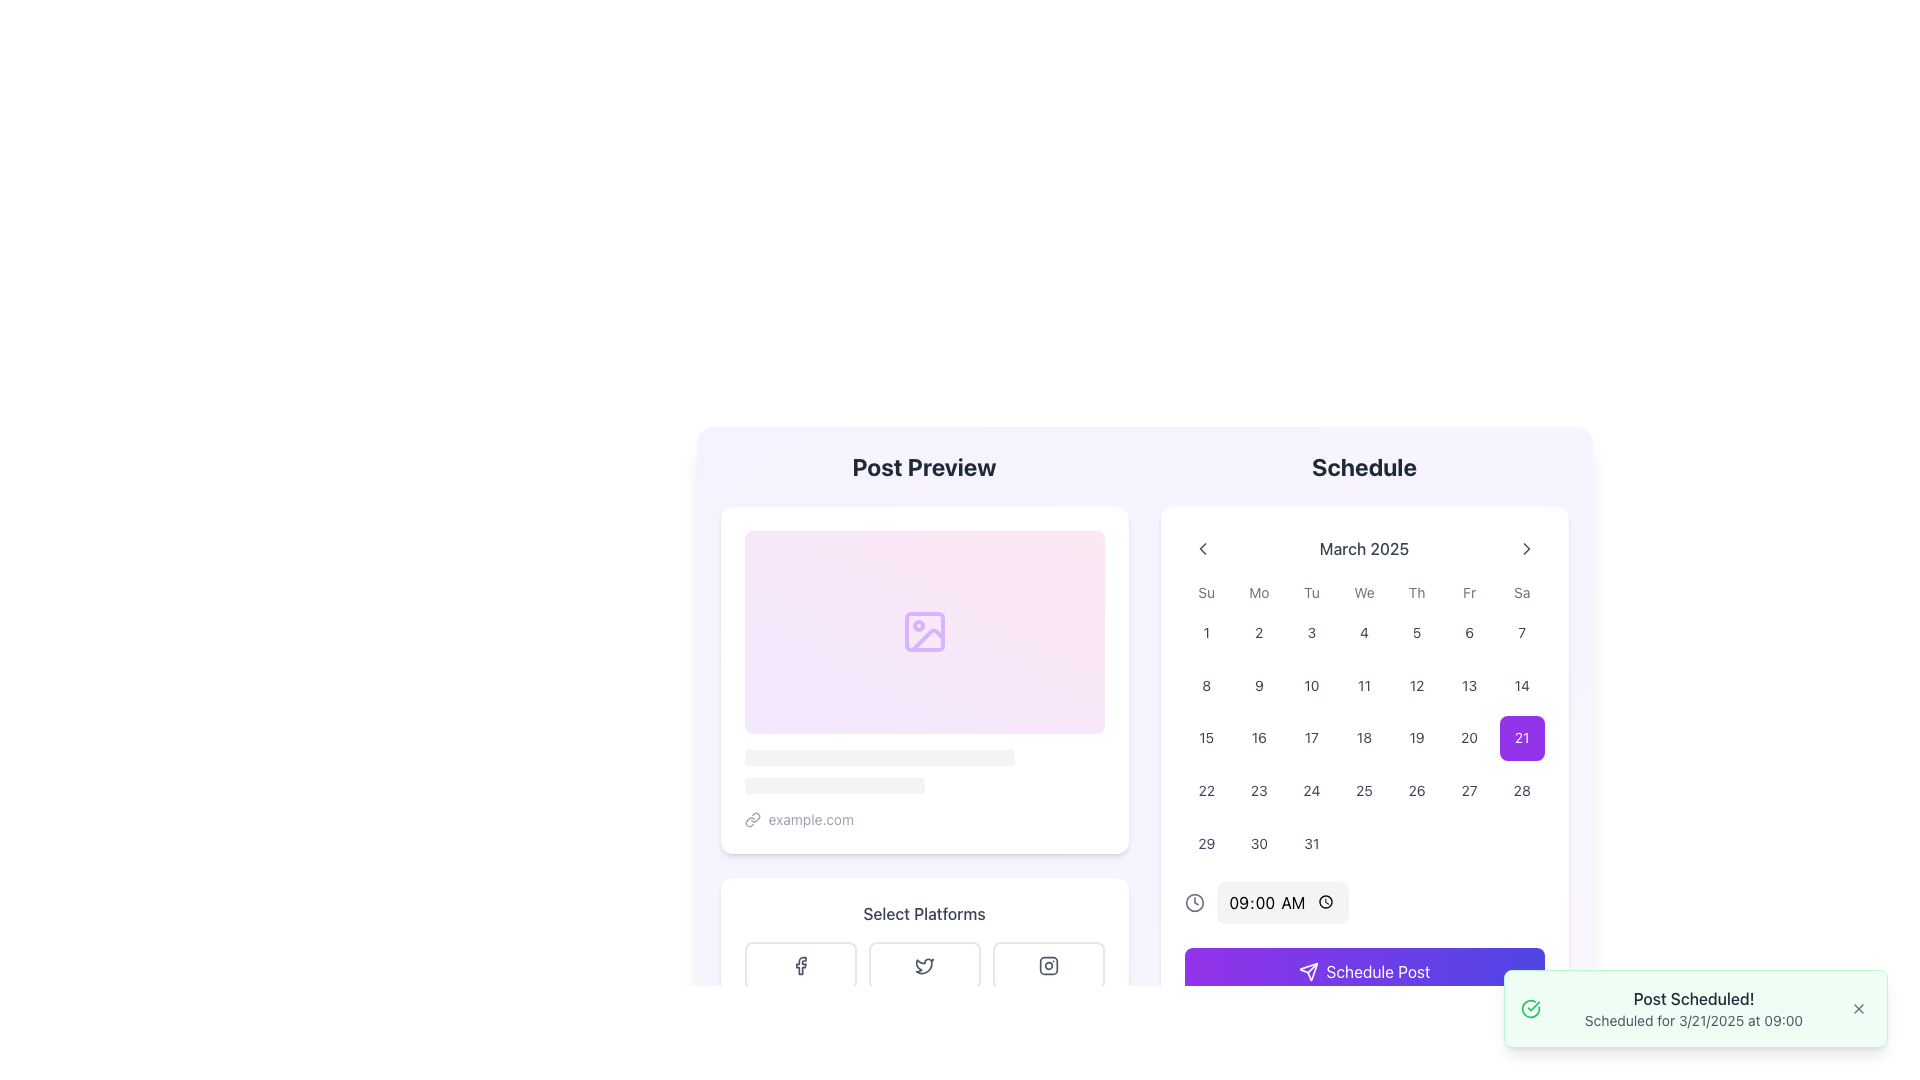 The image size is (1920, 1080). What do you see at coordinates (1047, 964) in the screenshot?
I see `the Instagram button, which is the third button in the row under the 'Select Platforms' heading` at bounding box center [1047, 964].